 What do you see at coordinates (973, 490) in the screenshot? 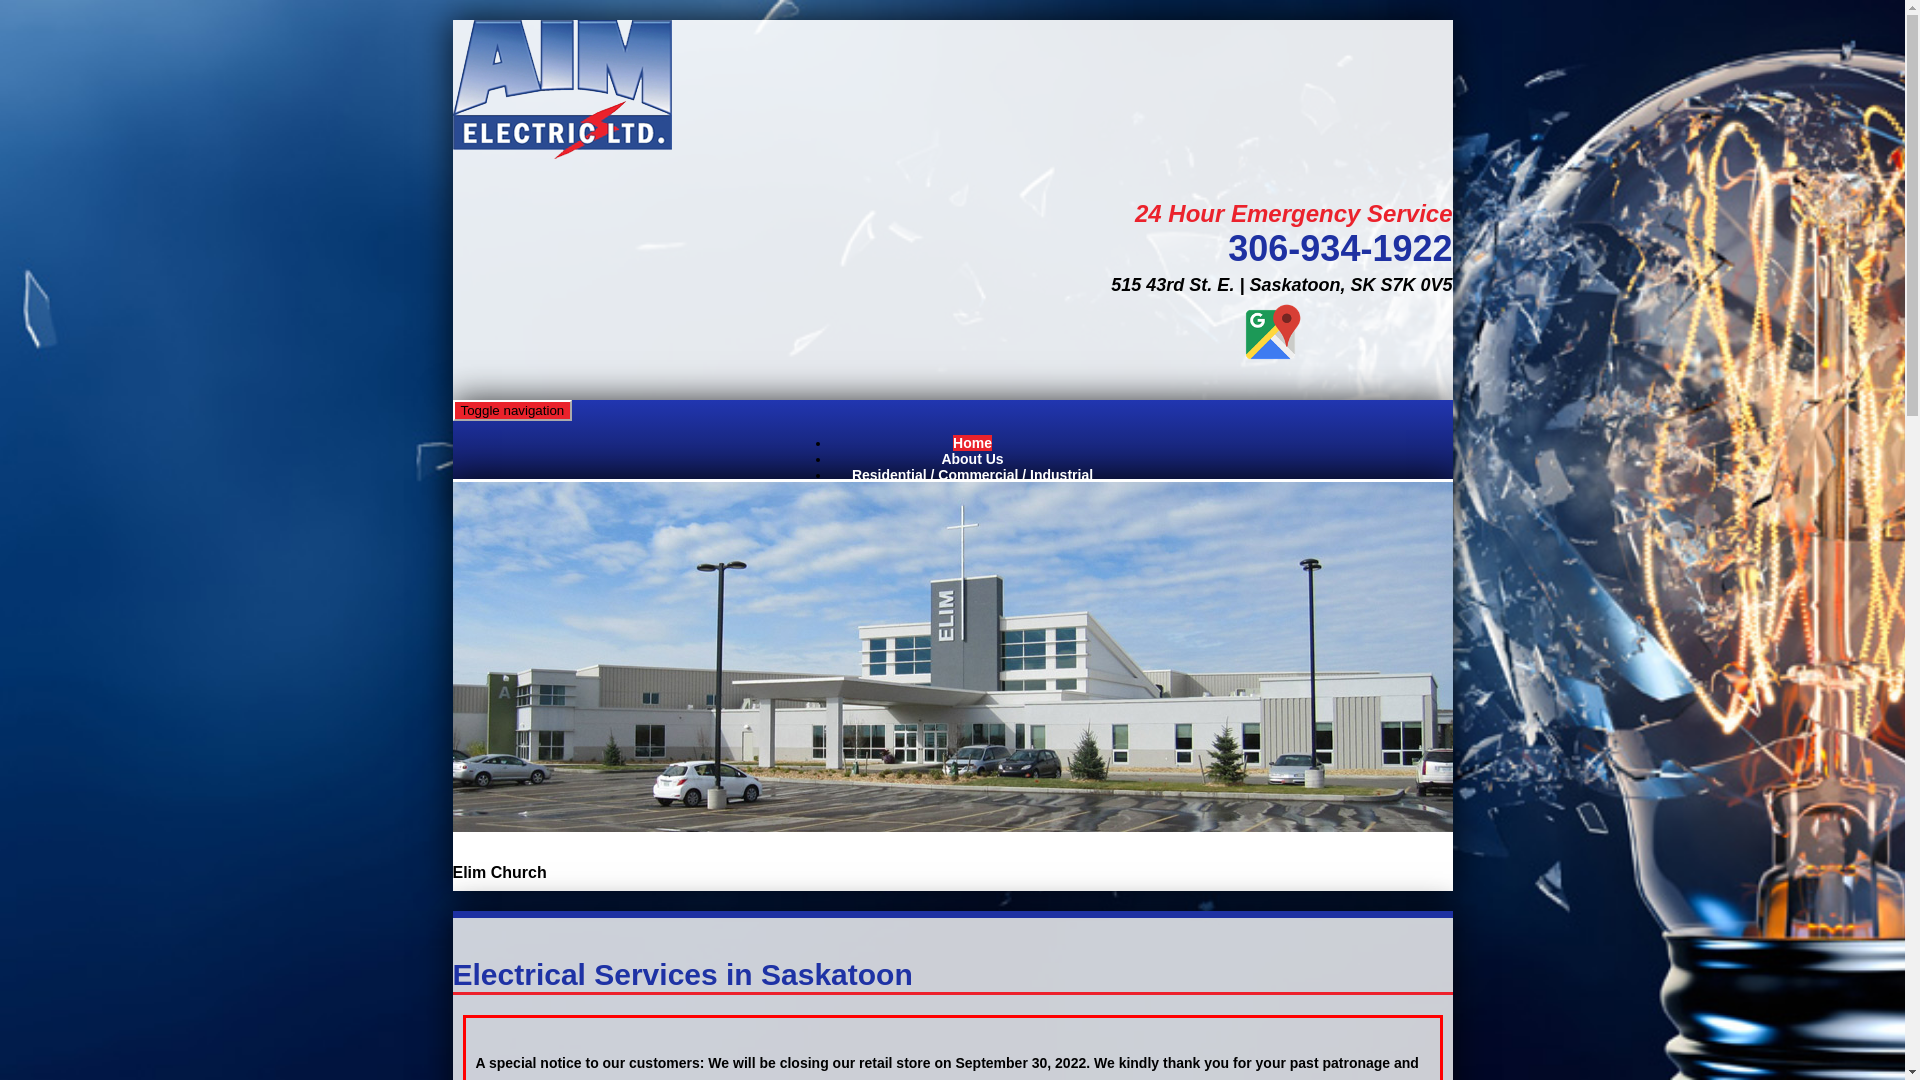
I see `'Contact Us'` at bounding box center [973, 490].